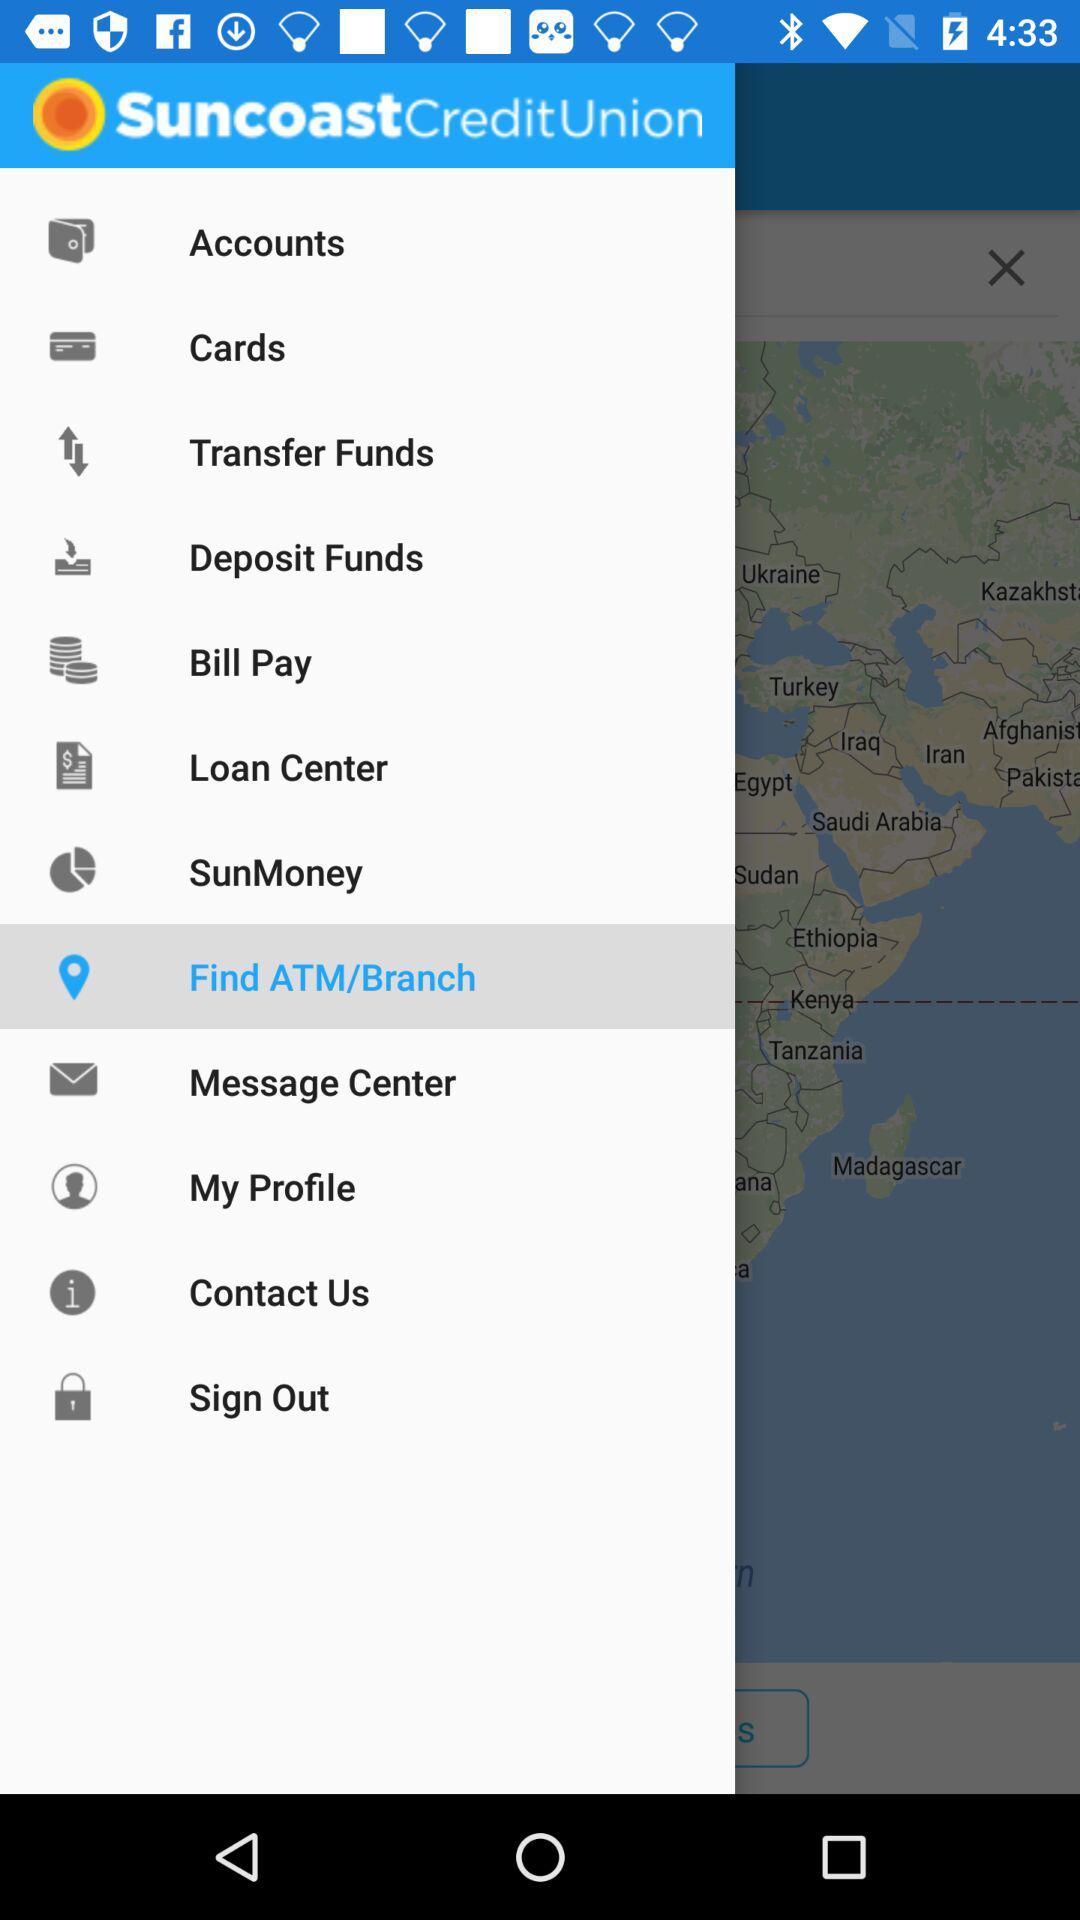 Image resolution: width=1080 pixels, height=1920 pixels. What do you see at coordinates (540, 1002) in the screenshot?
I see `the icon above all item` at bounding box center [540, 1002].